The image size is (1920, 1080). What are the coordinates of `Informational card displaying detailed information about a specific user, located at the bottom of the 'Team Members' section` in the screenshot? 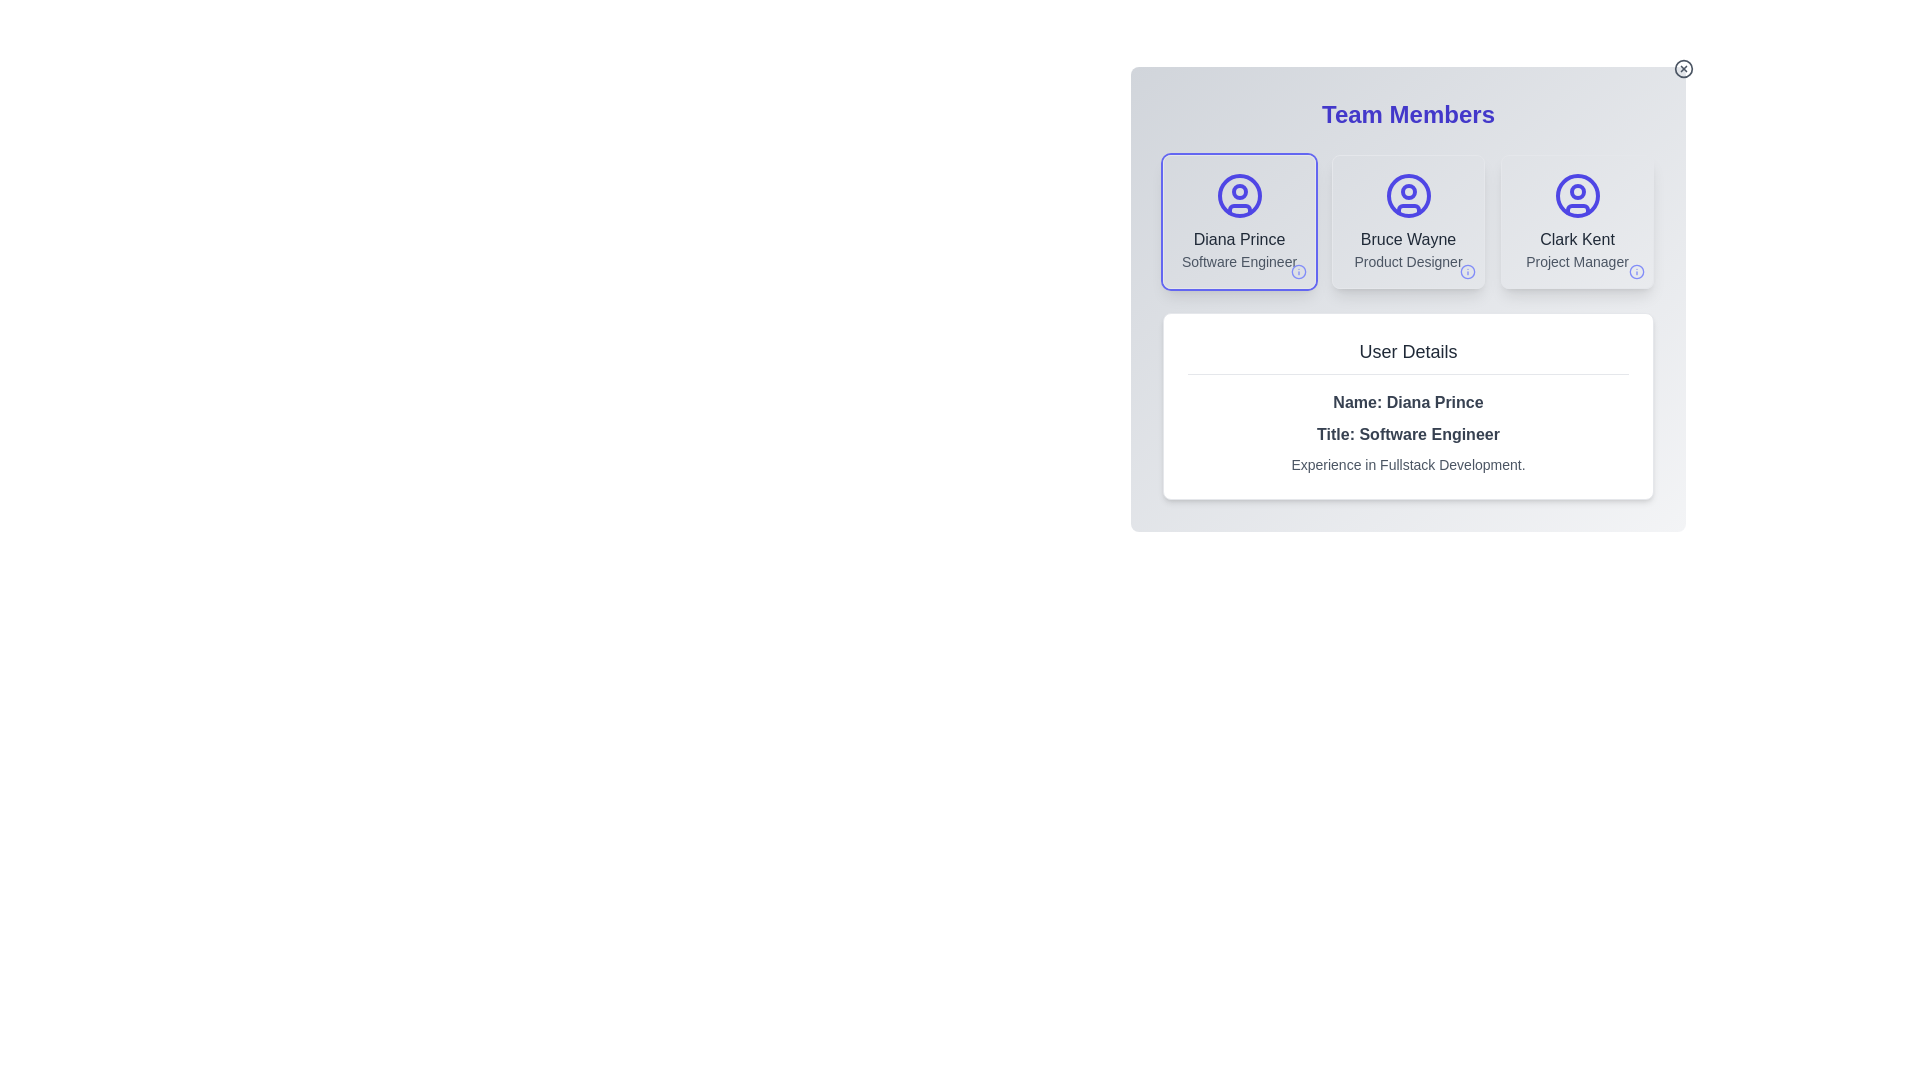 It's located at (1407, 405).